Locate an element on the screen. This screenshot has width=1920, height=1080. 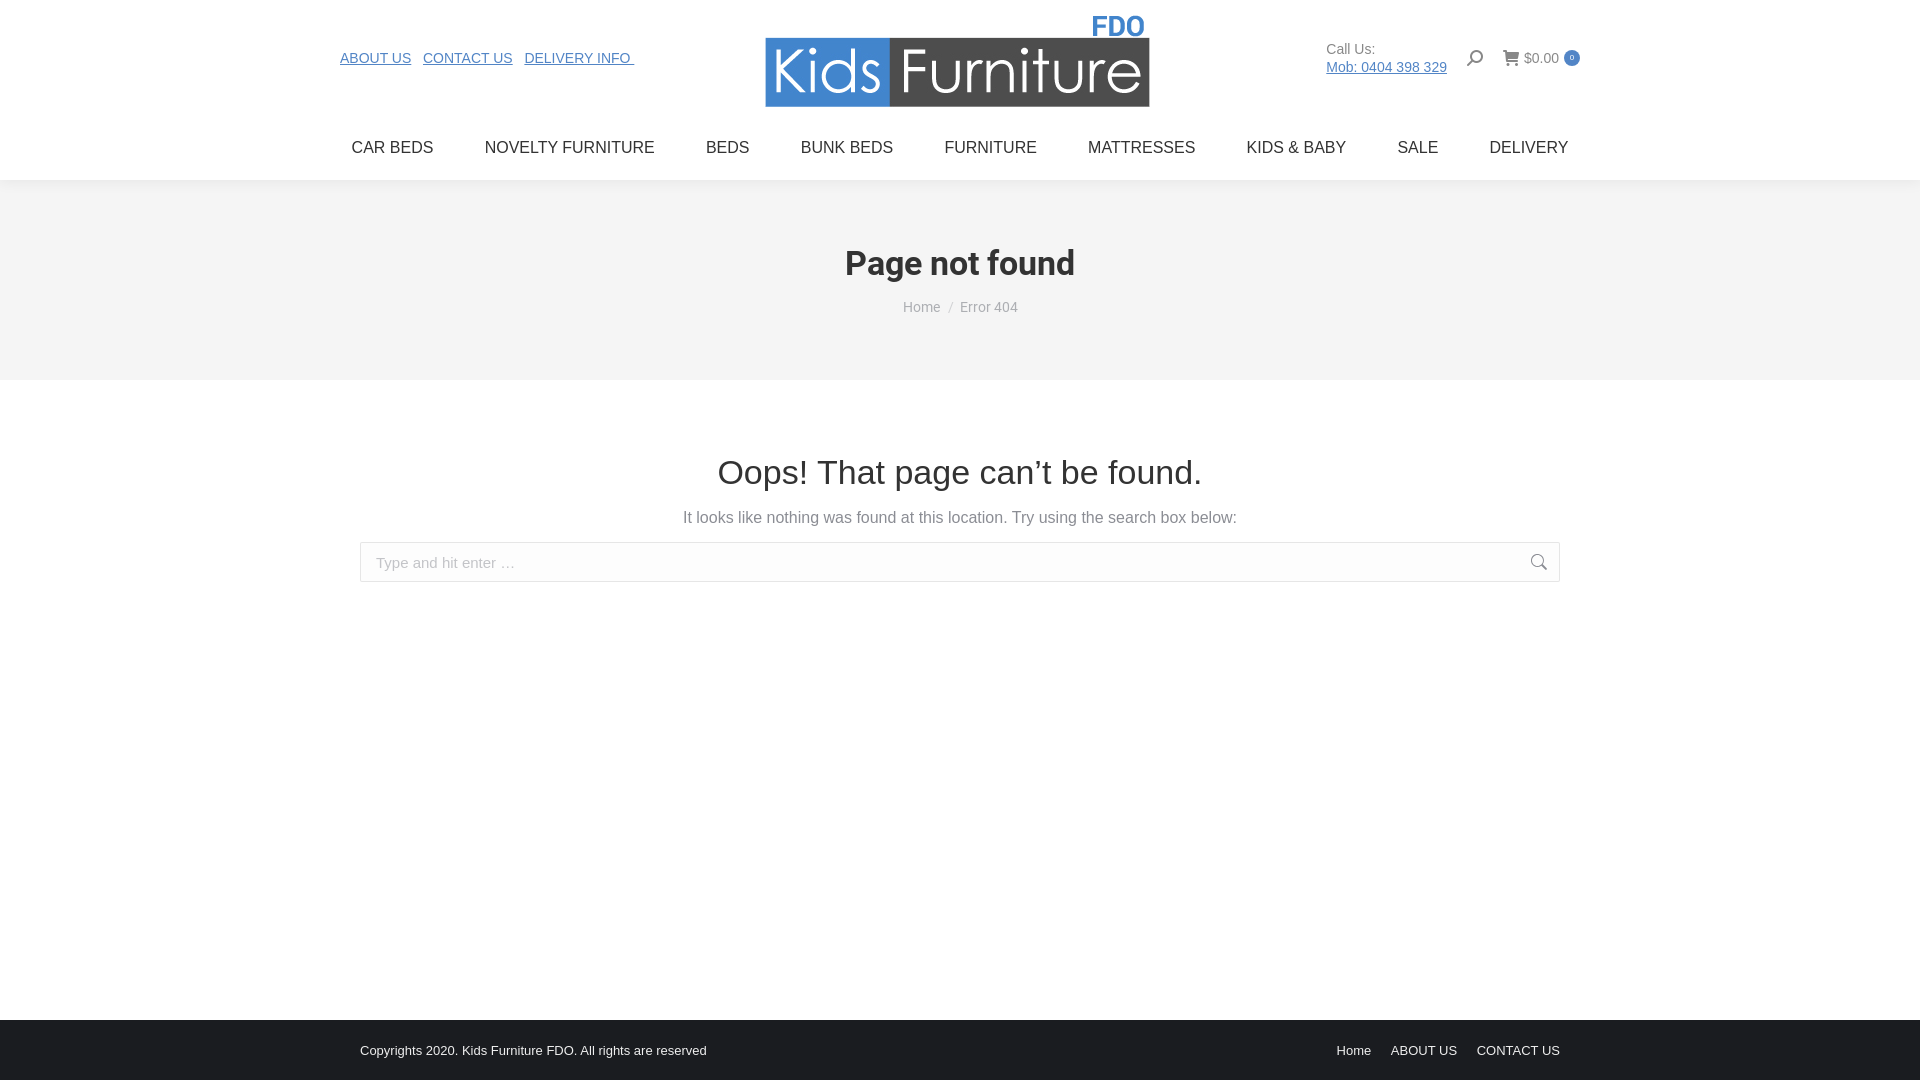
'BEDS' is located at coordinates (726, 146).